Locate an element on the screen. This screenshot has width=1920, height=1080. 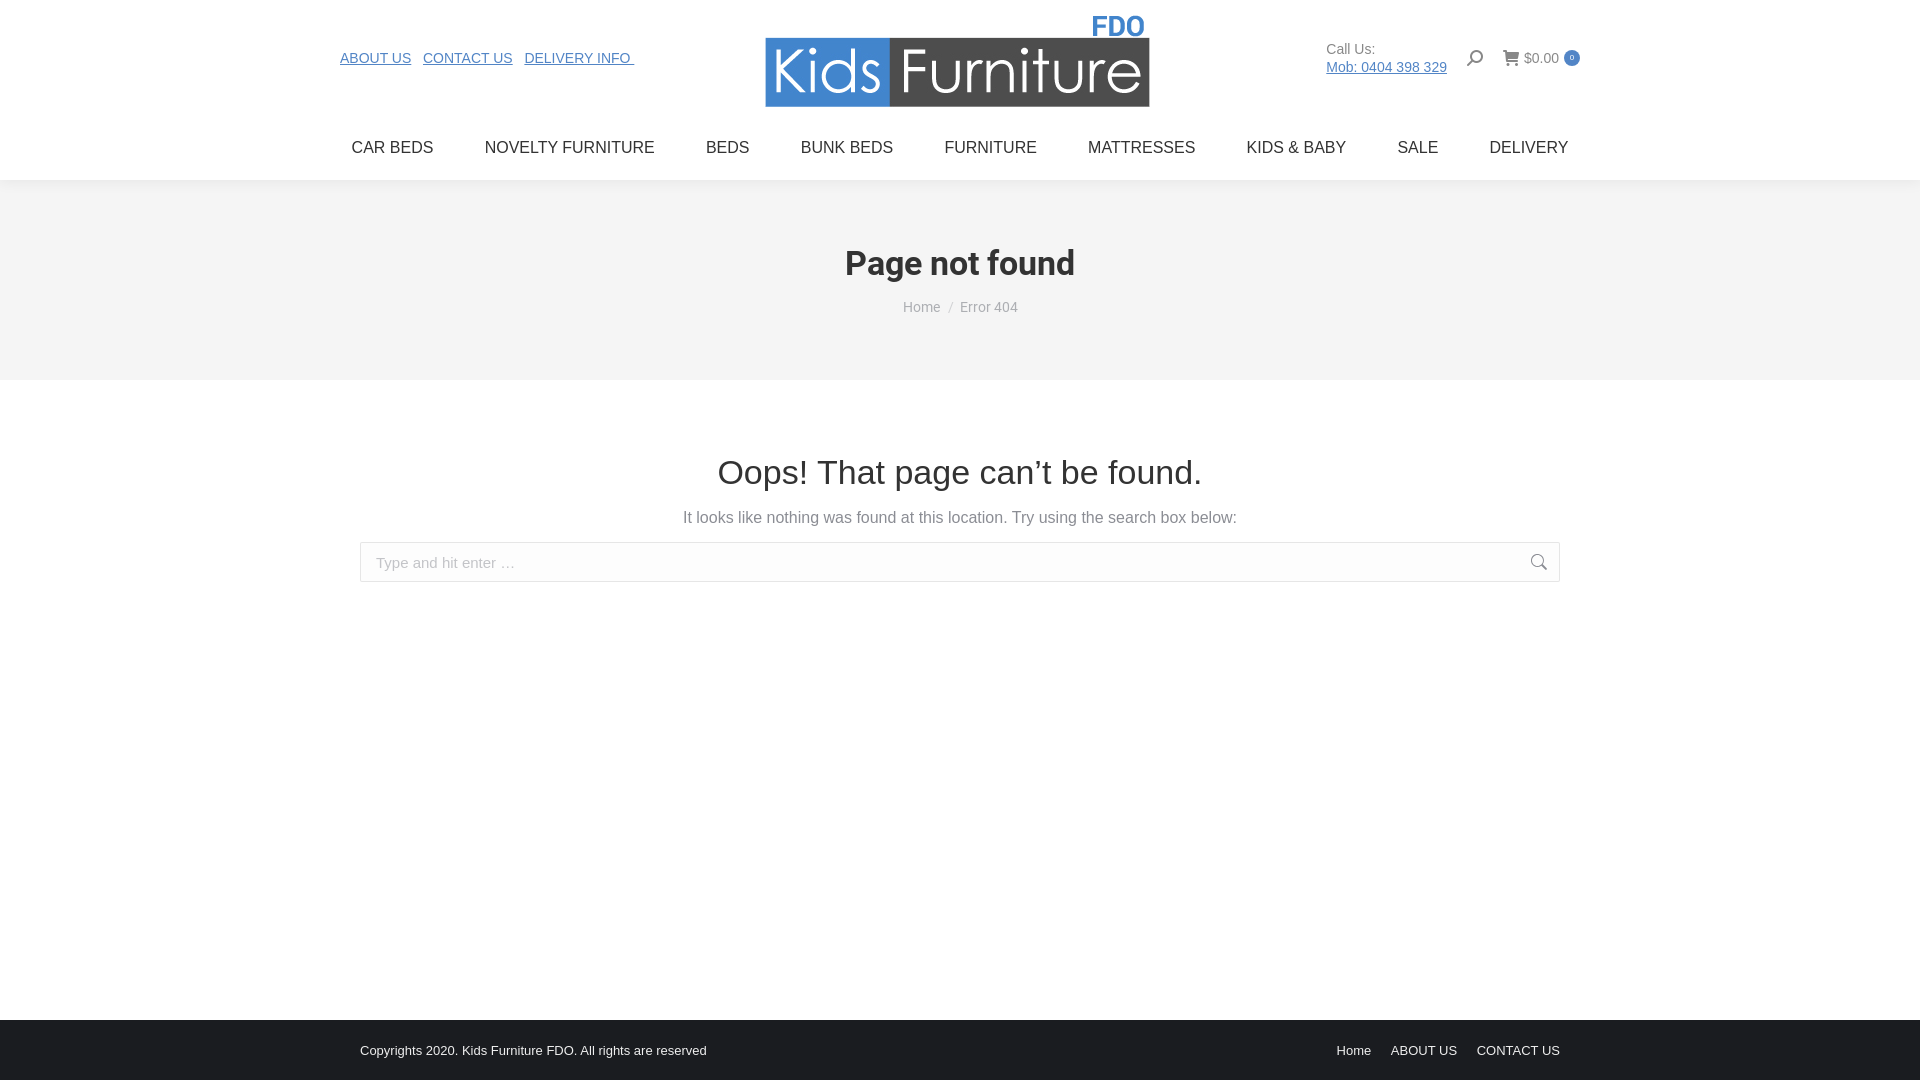
'BEDS' is located at coordinates (726, 146).